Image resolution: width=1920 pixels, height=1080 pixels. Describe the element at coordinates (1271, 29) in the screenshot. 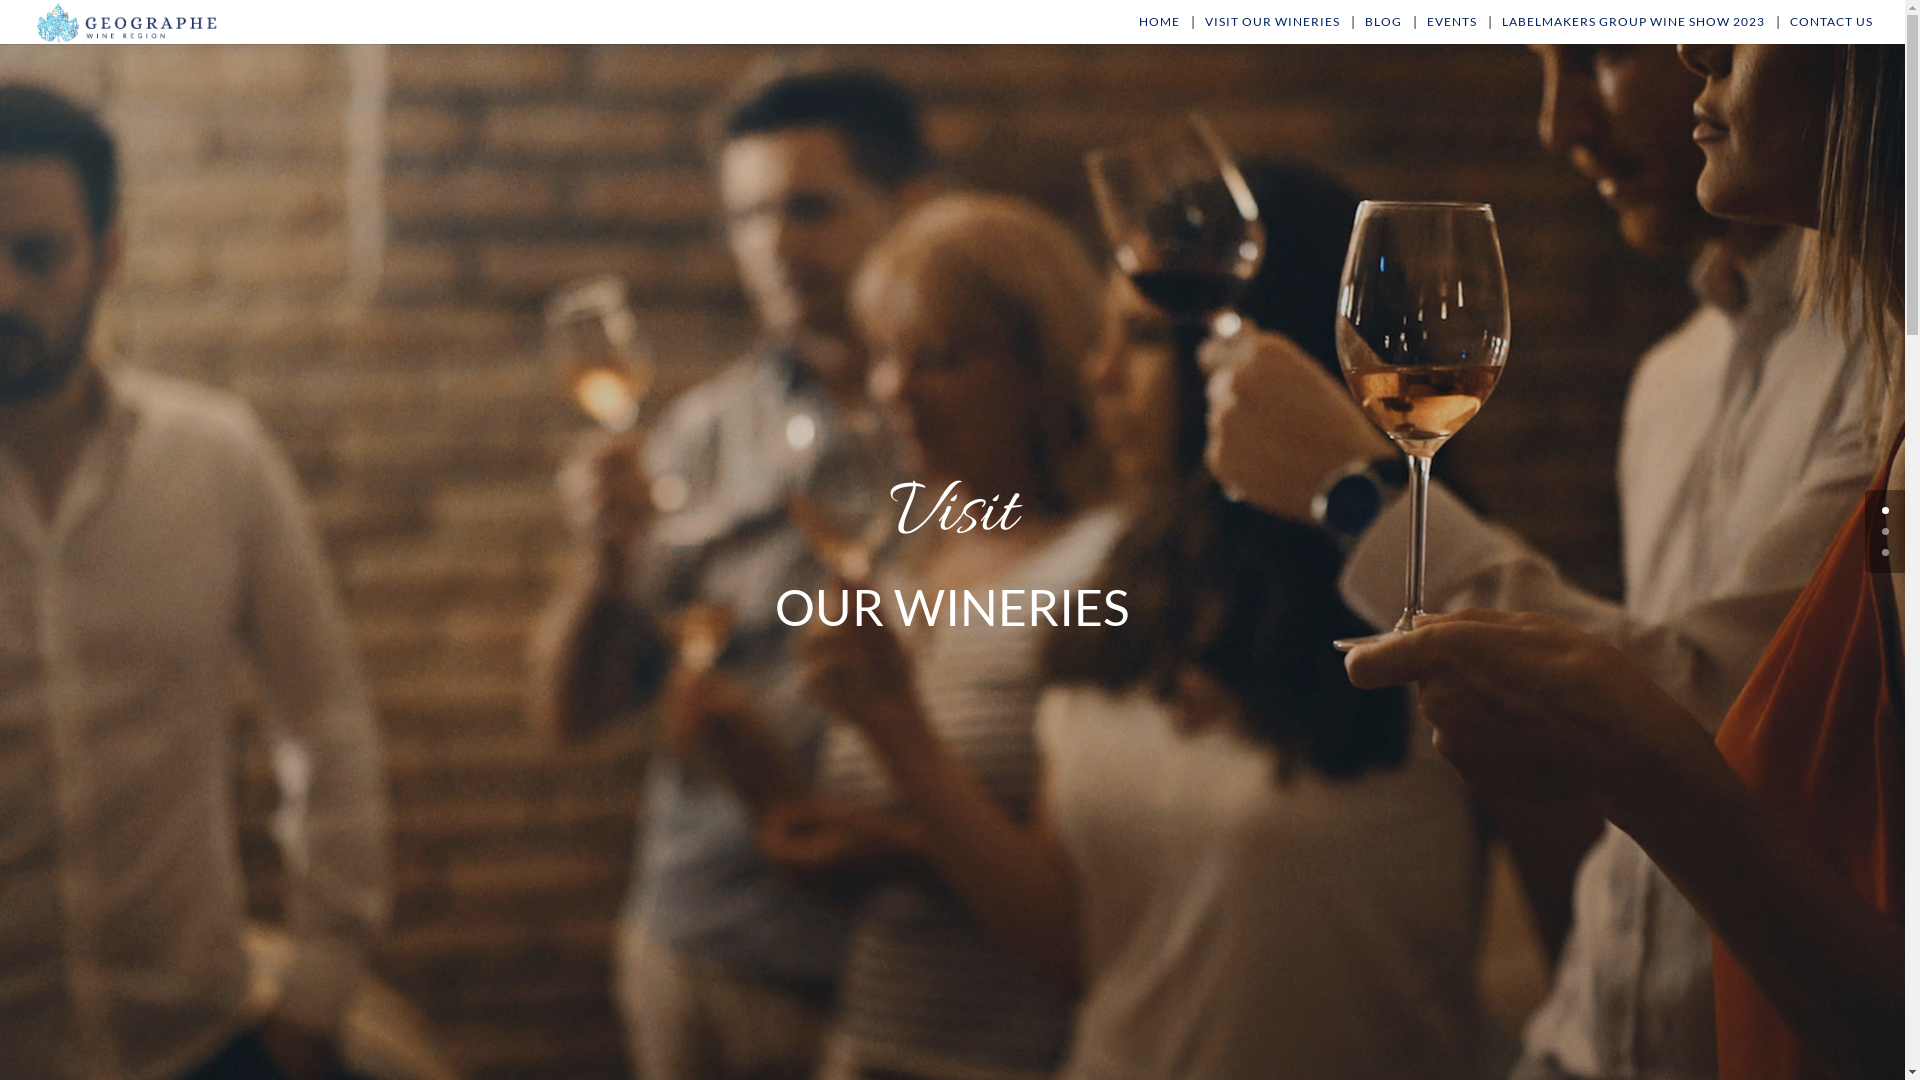

I see `'VISIT OUR WINERIES'` at that location.